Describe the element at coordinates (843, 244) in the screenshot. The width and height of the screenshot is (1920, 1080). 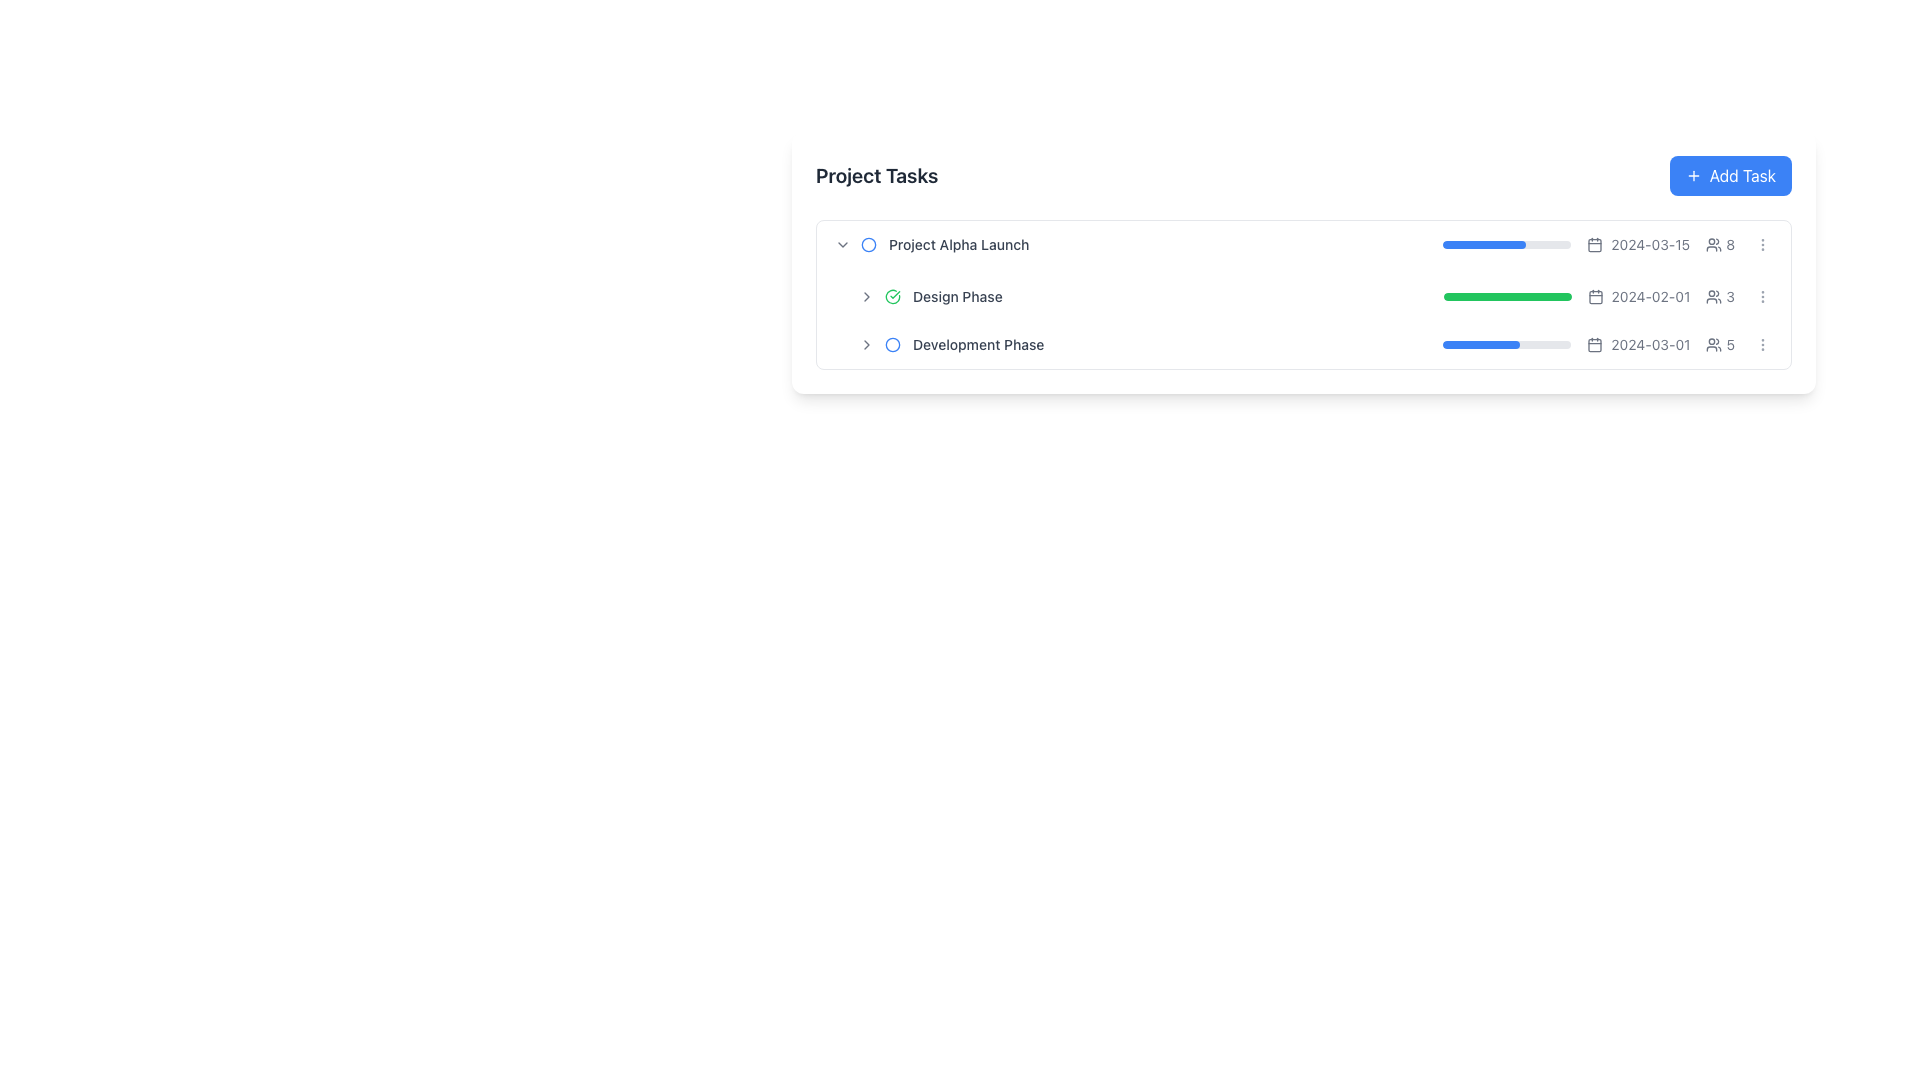
I see `the downward-pointing chevron icon` at that location.